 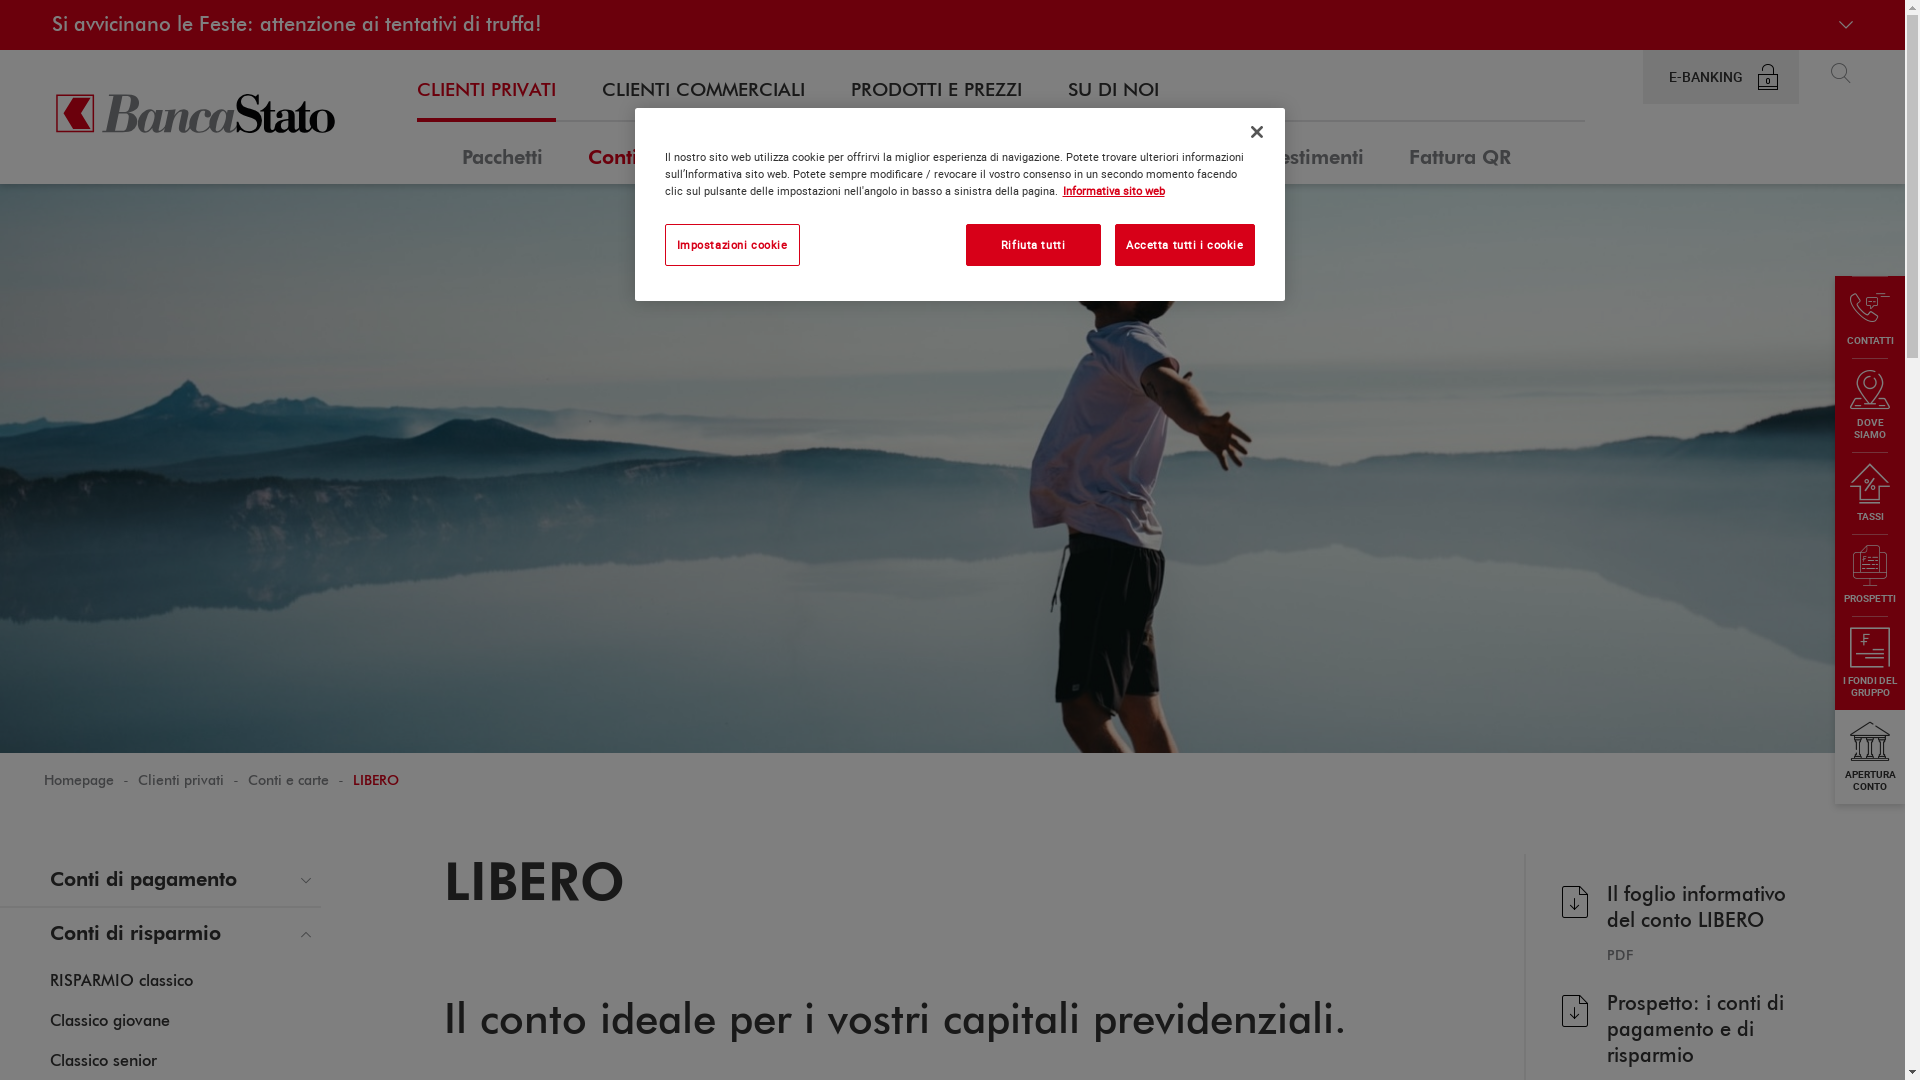 I want to click on 'Pacchetti', so click(x=460, y=152).